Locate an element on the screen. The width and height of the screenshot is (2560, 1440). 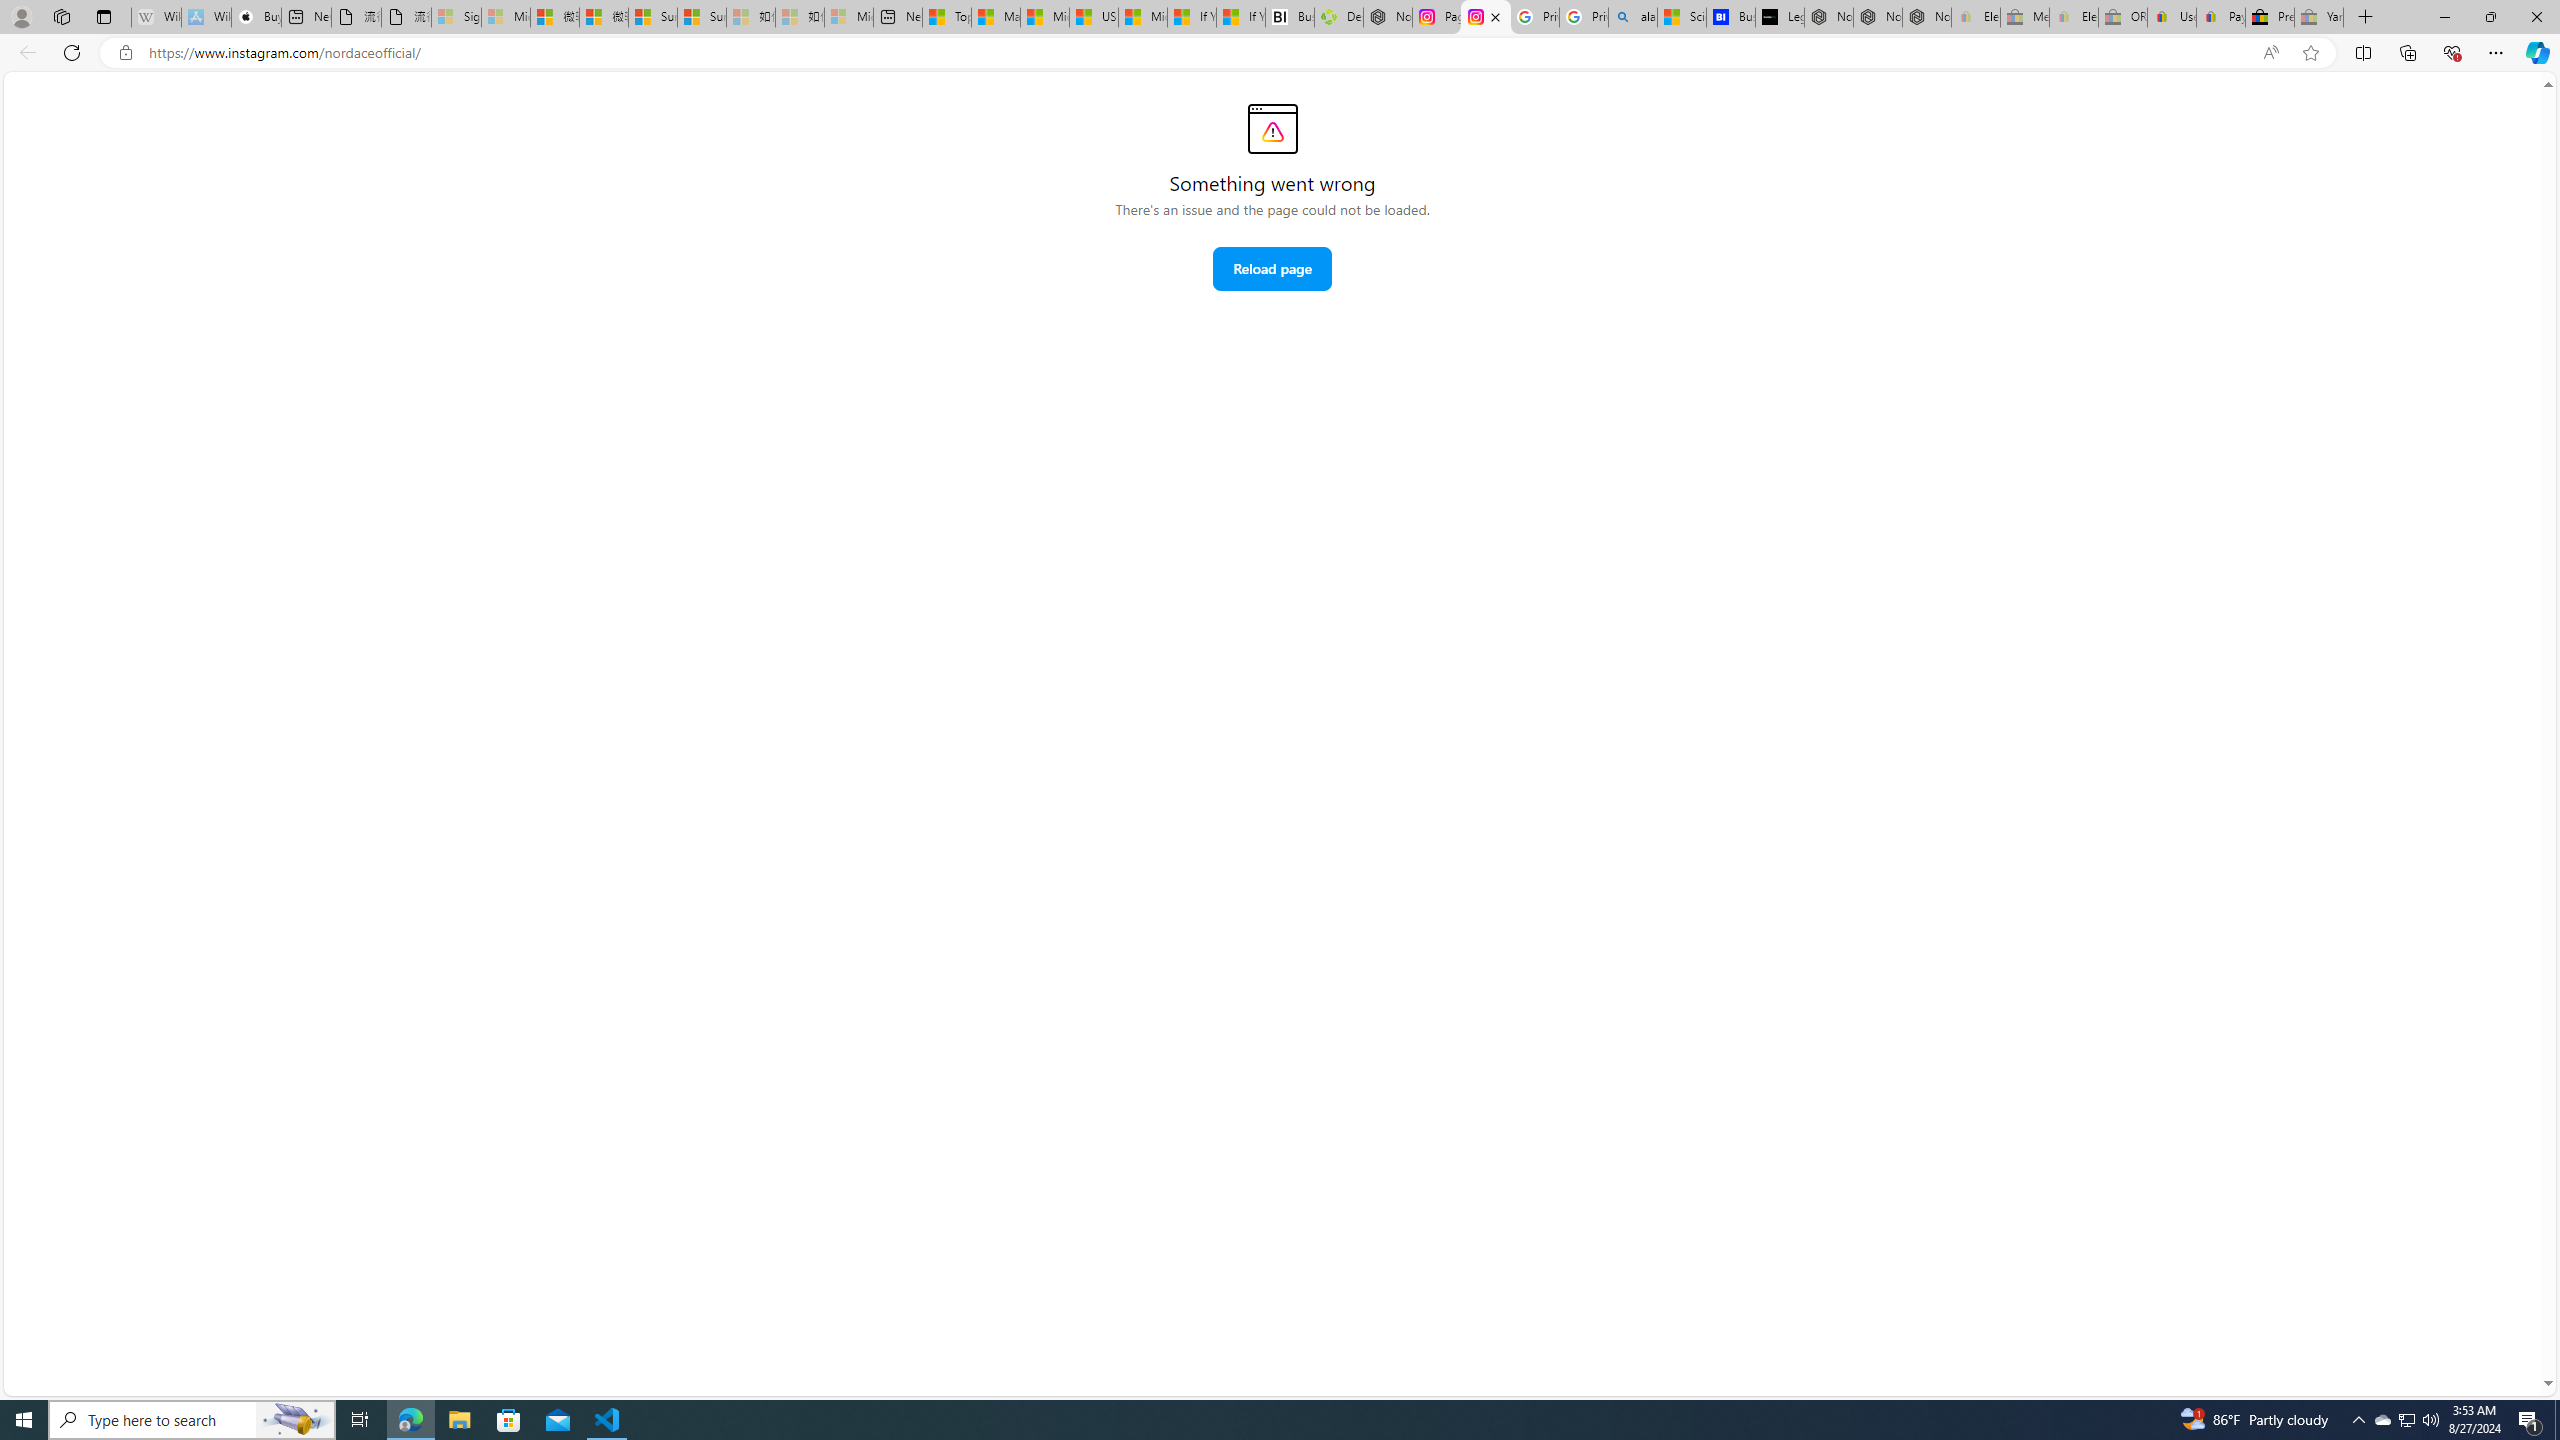
'Press Room - eBay Inc.' is located at coordinates (2270, 16).